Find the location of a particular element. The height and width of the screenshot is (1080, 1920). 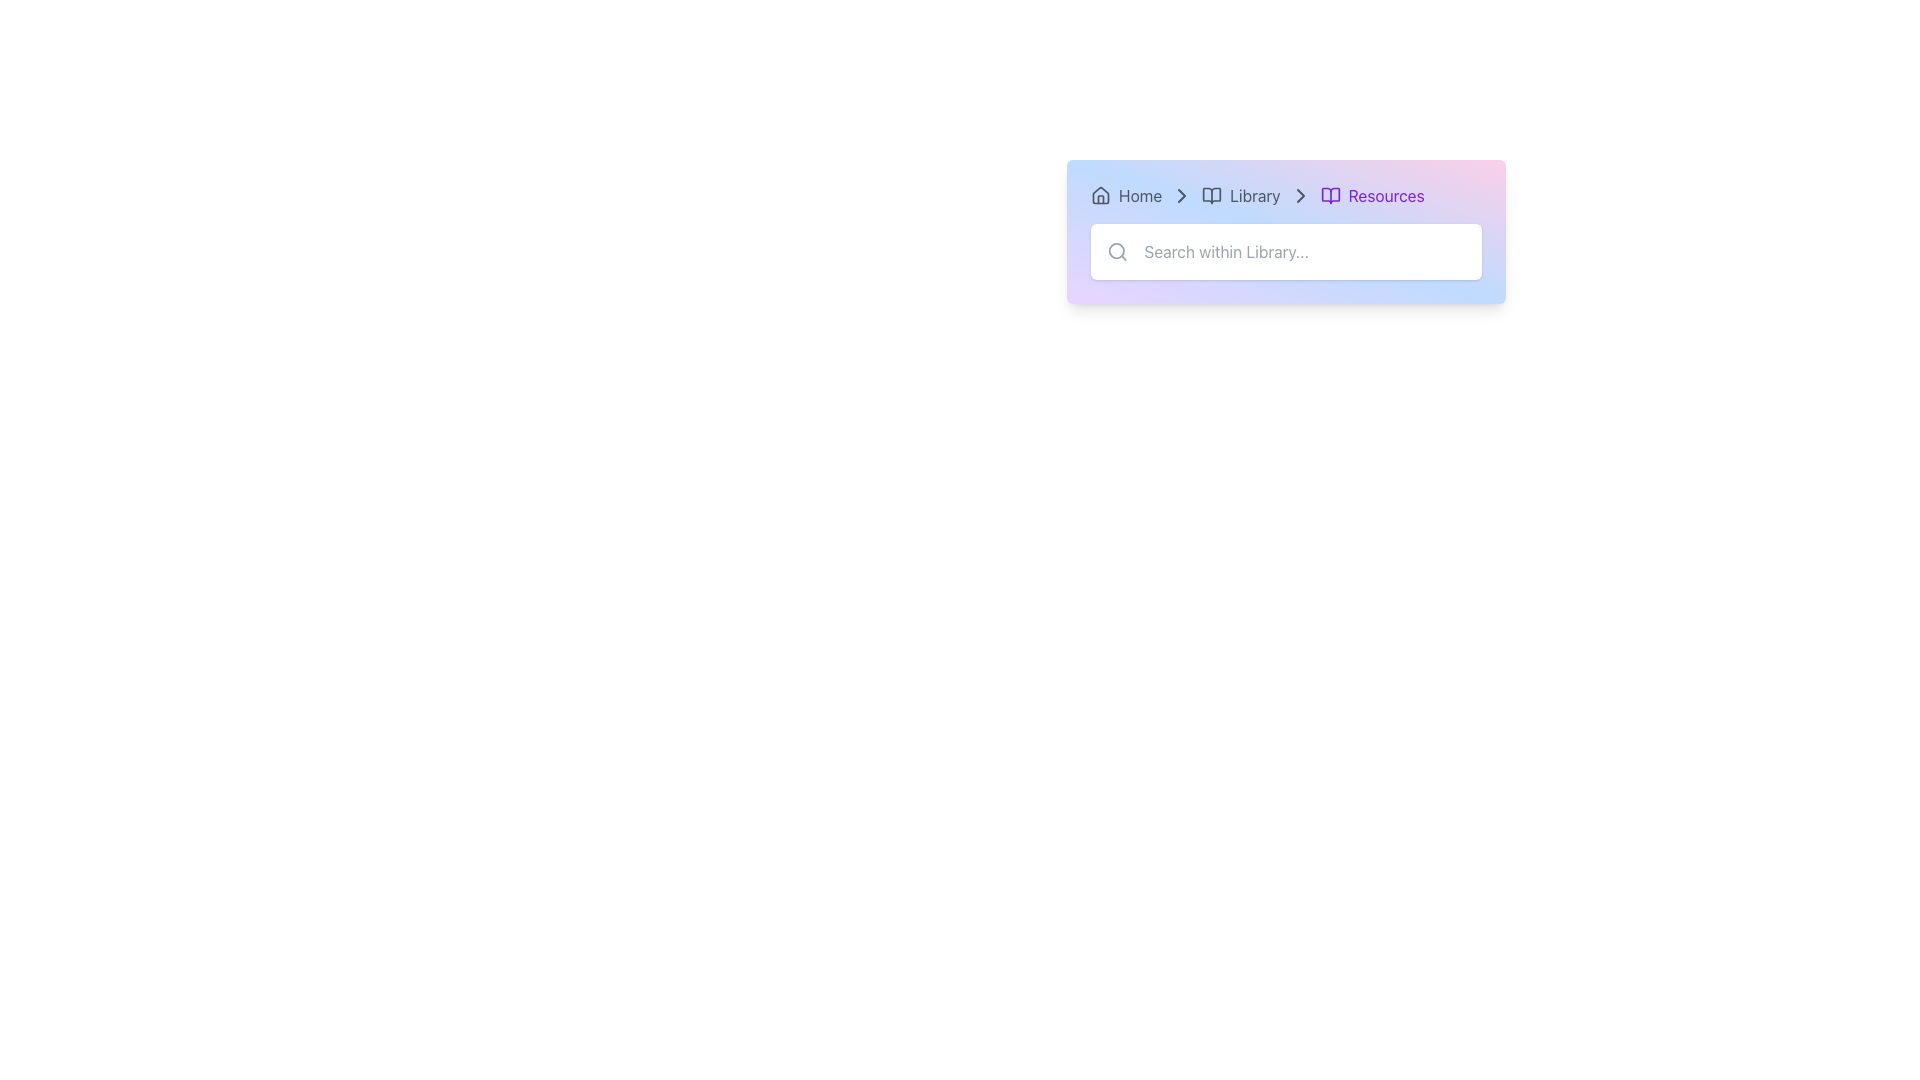

the right chevron icon in the breadcrumb navigation bar, which is positioned between the 'Home' and 'Library' text items is located at coordinates (1300, 196).